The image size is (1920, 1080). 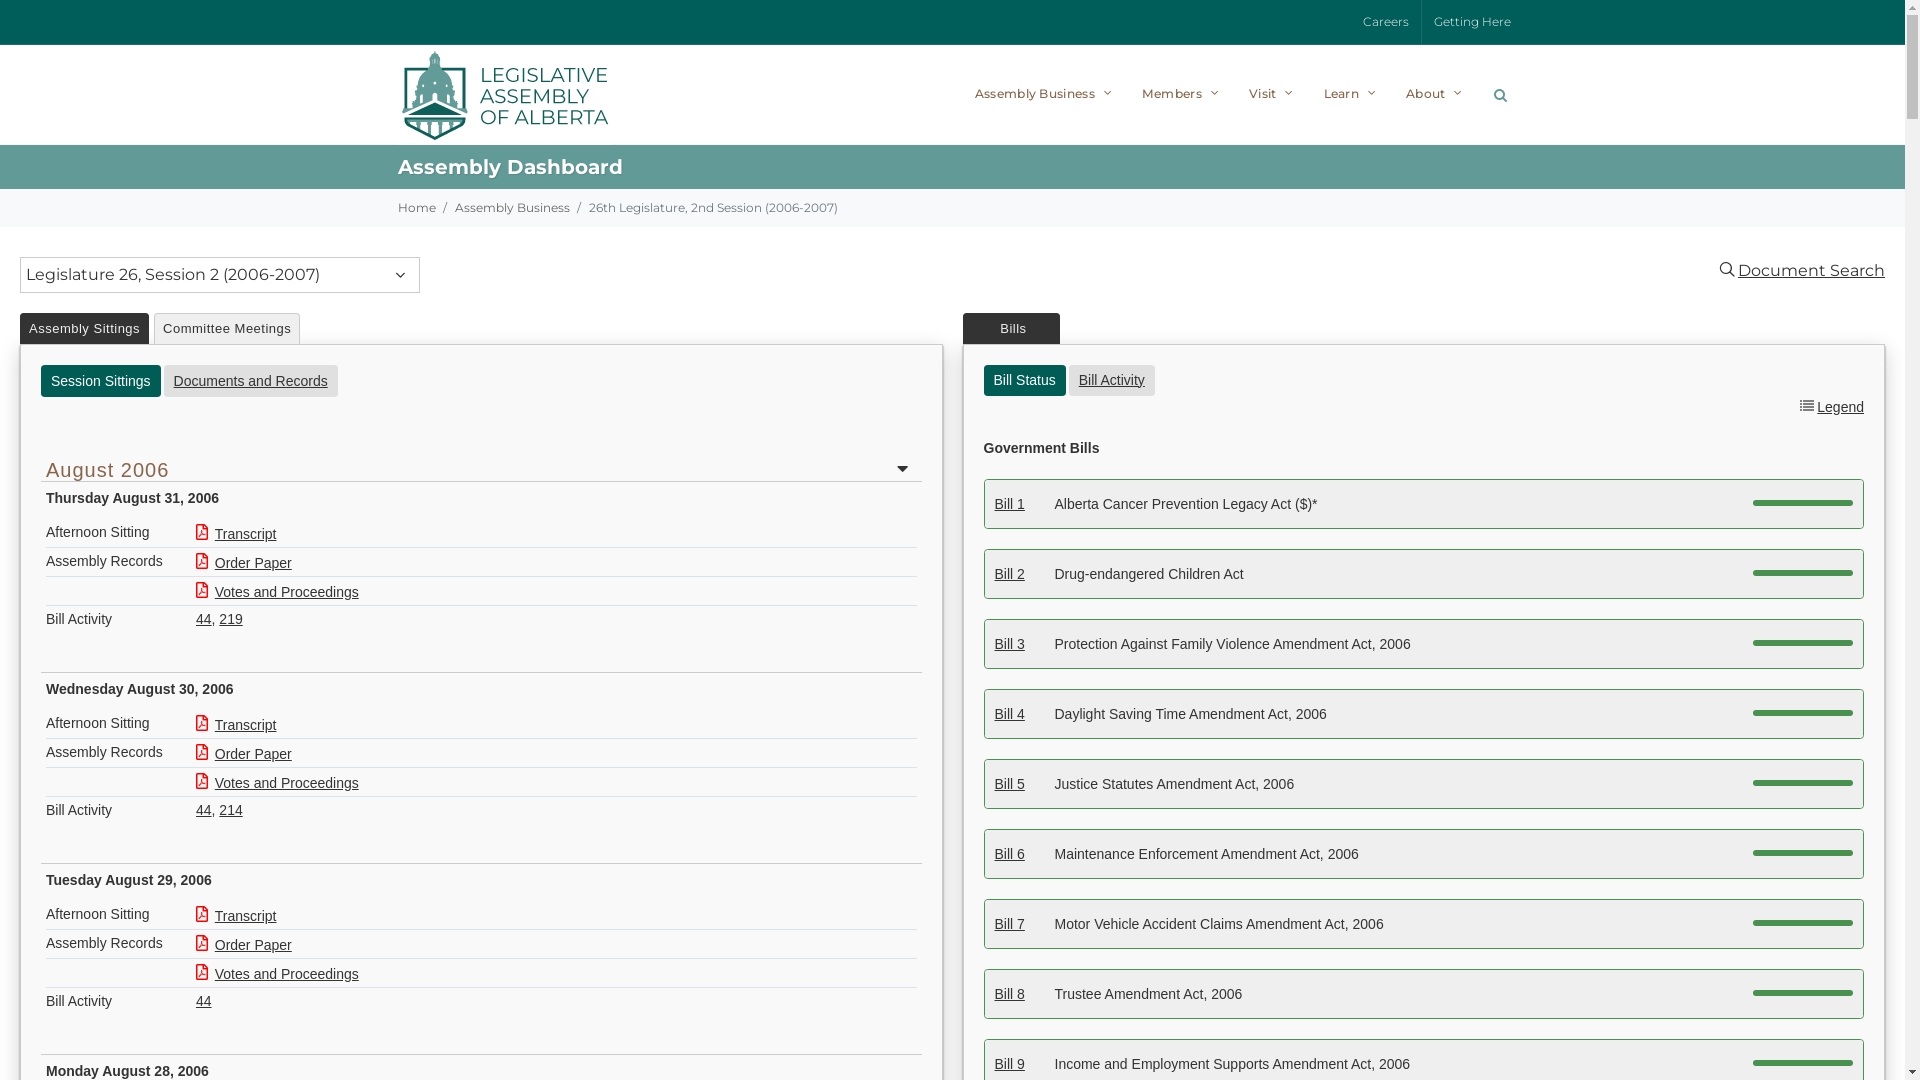 I want to click on 'About', so click(x=1435, y=93).